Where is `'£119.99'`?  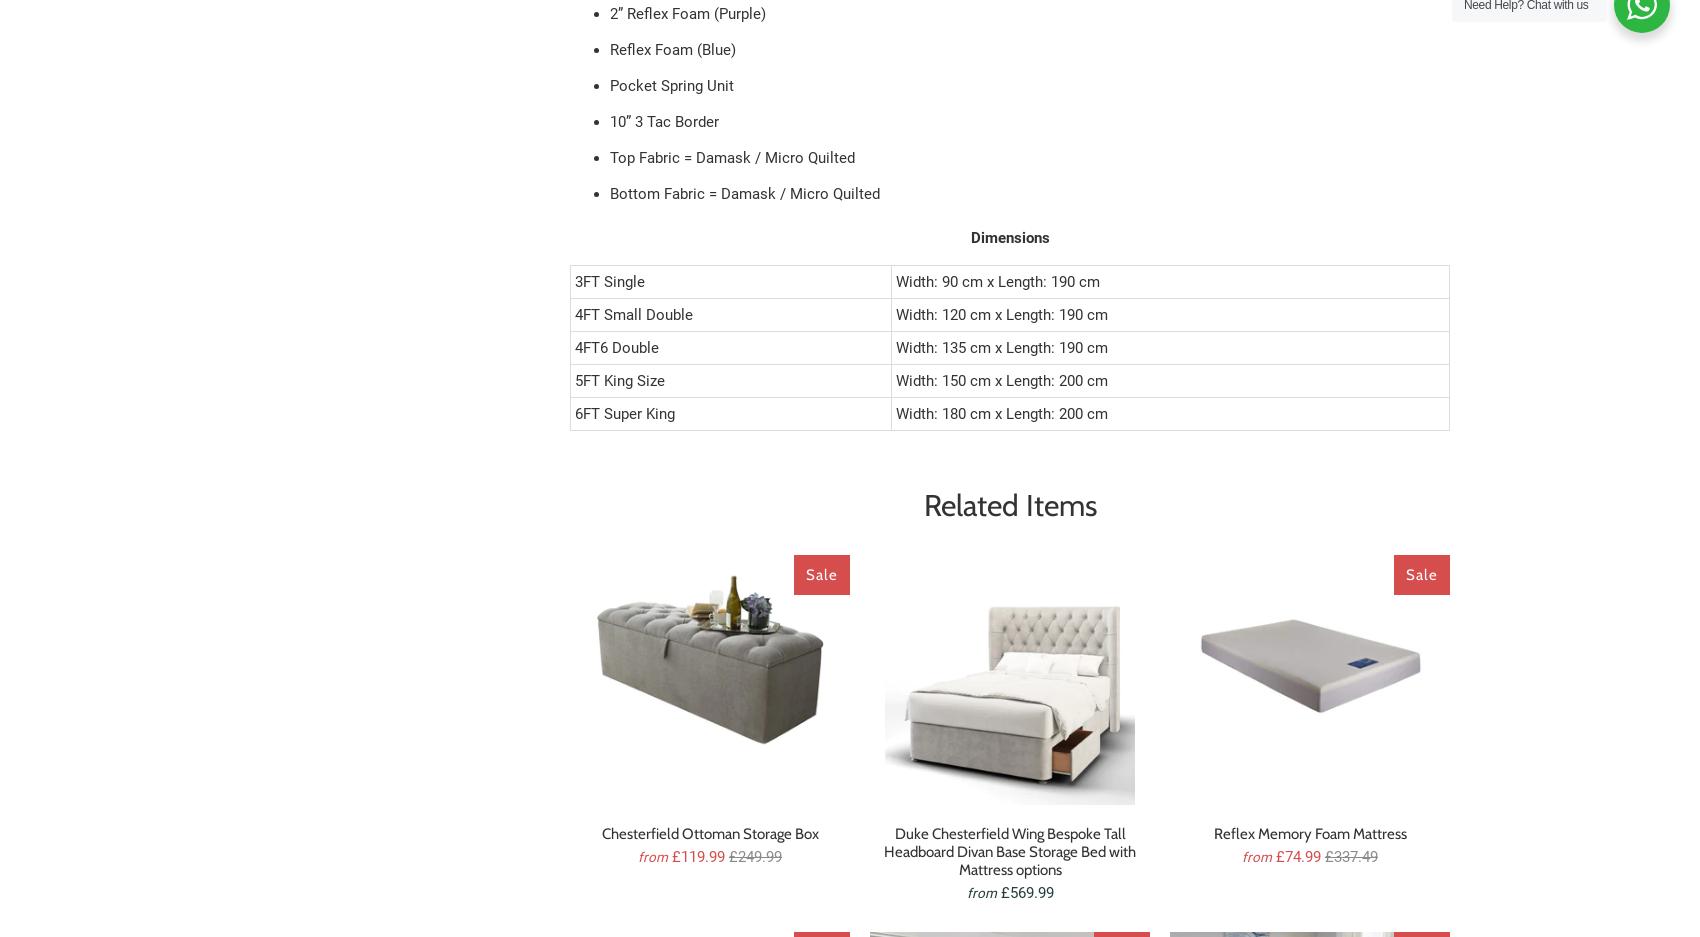
'£119.99' is located at coordinates (672, 856).